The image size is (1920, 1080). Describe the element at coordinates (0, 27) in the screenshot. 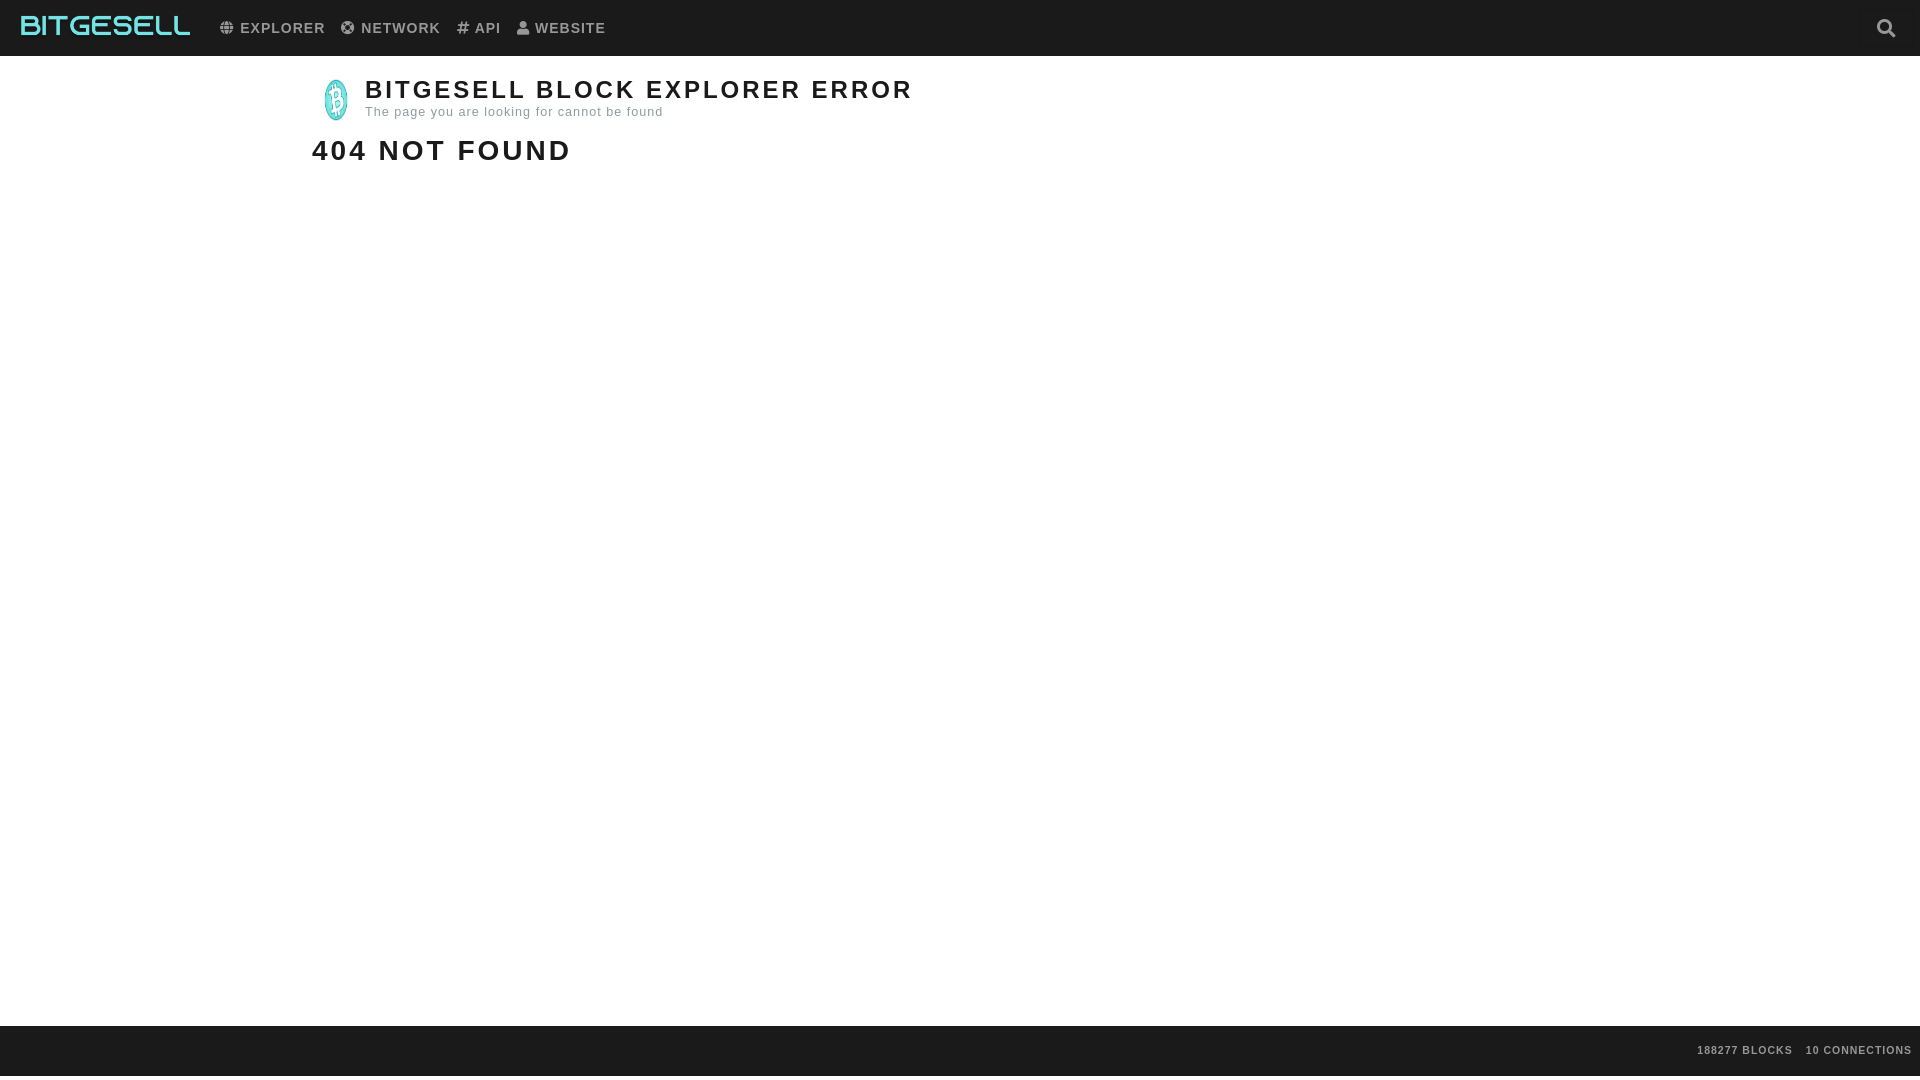

I see `'Bitgesell Home'` at that location.